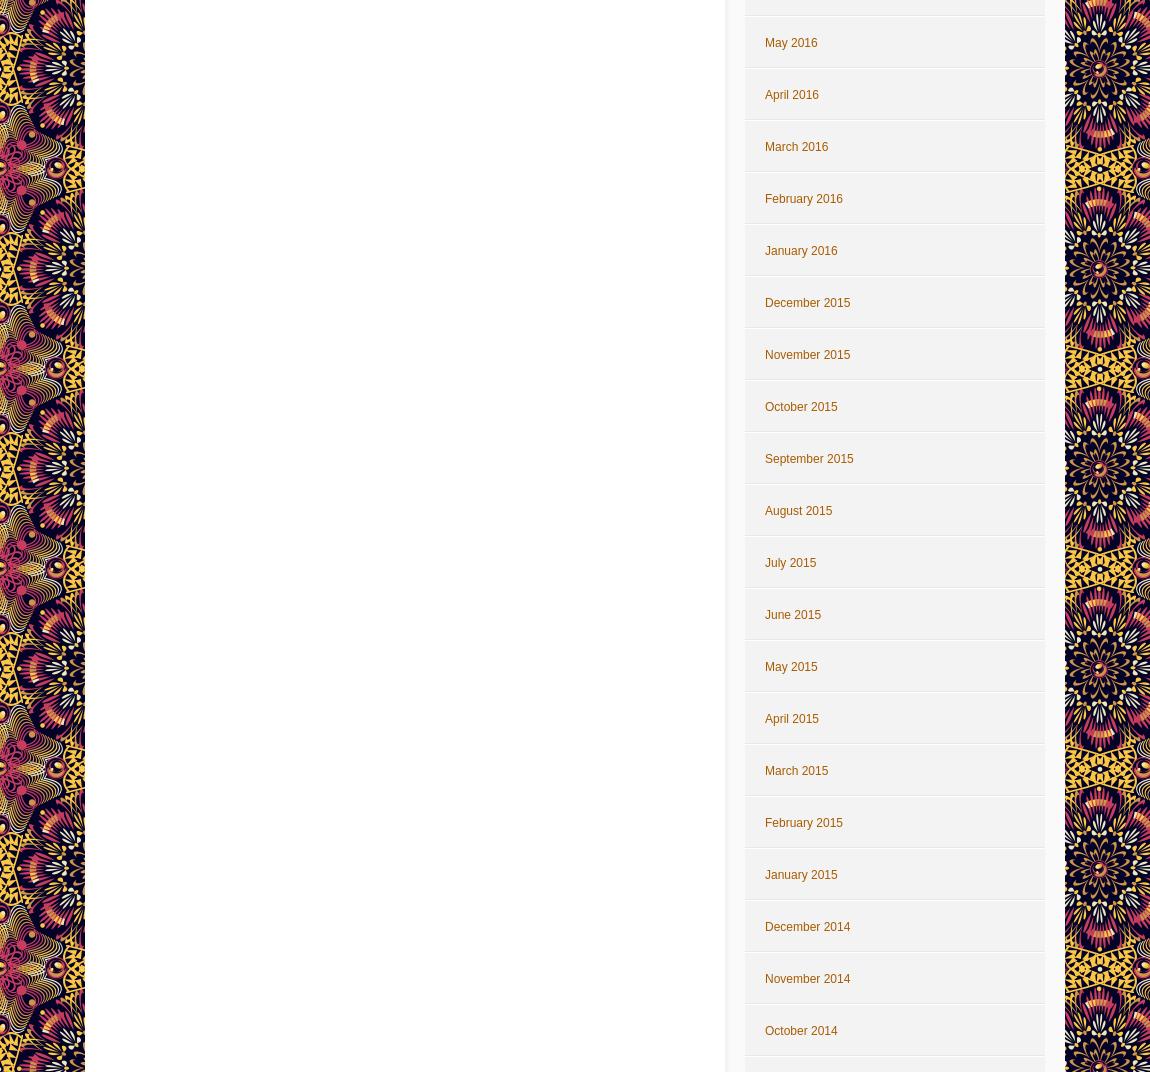  What do you see at coordinates (802, 197) in the screenshot?
I see `'February 2016'` at bounding box center [802, 197].